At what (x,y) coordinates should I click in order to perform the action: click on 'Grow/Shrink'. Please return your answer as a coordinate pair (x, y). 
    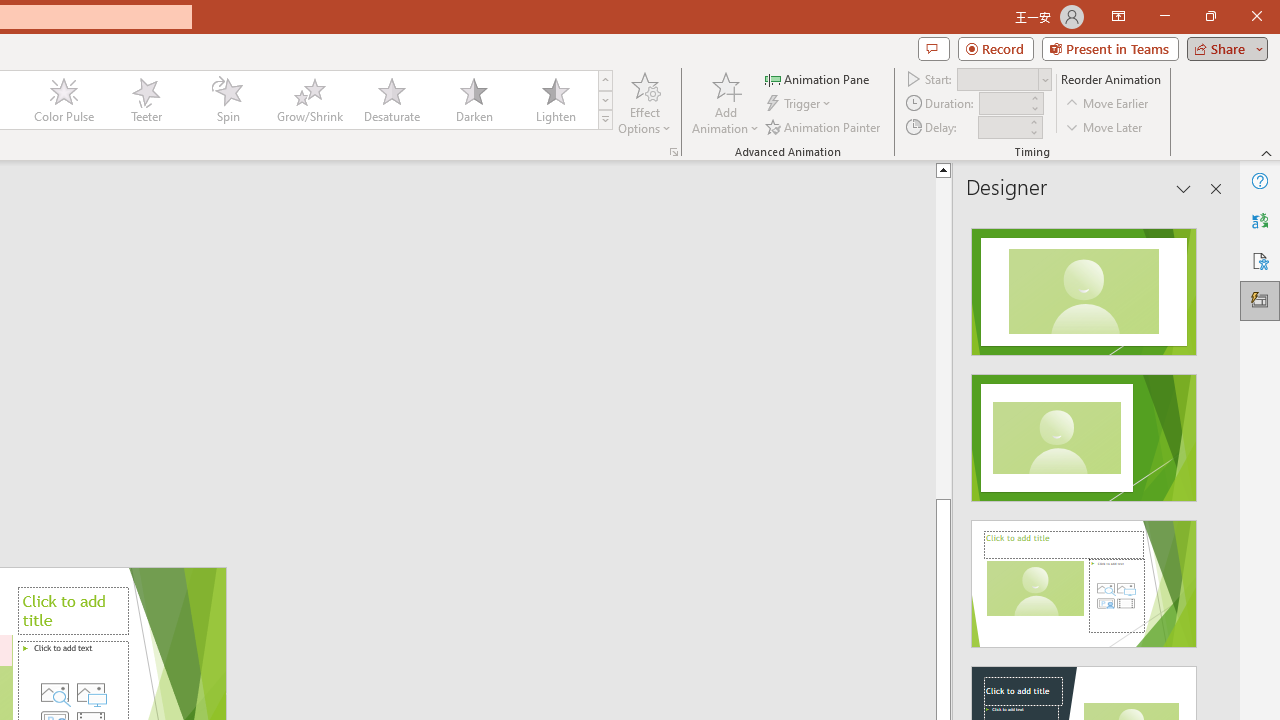
    Looking at the image, I should click on (308, 100).